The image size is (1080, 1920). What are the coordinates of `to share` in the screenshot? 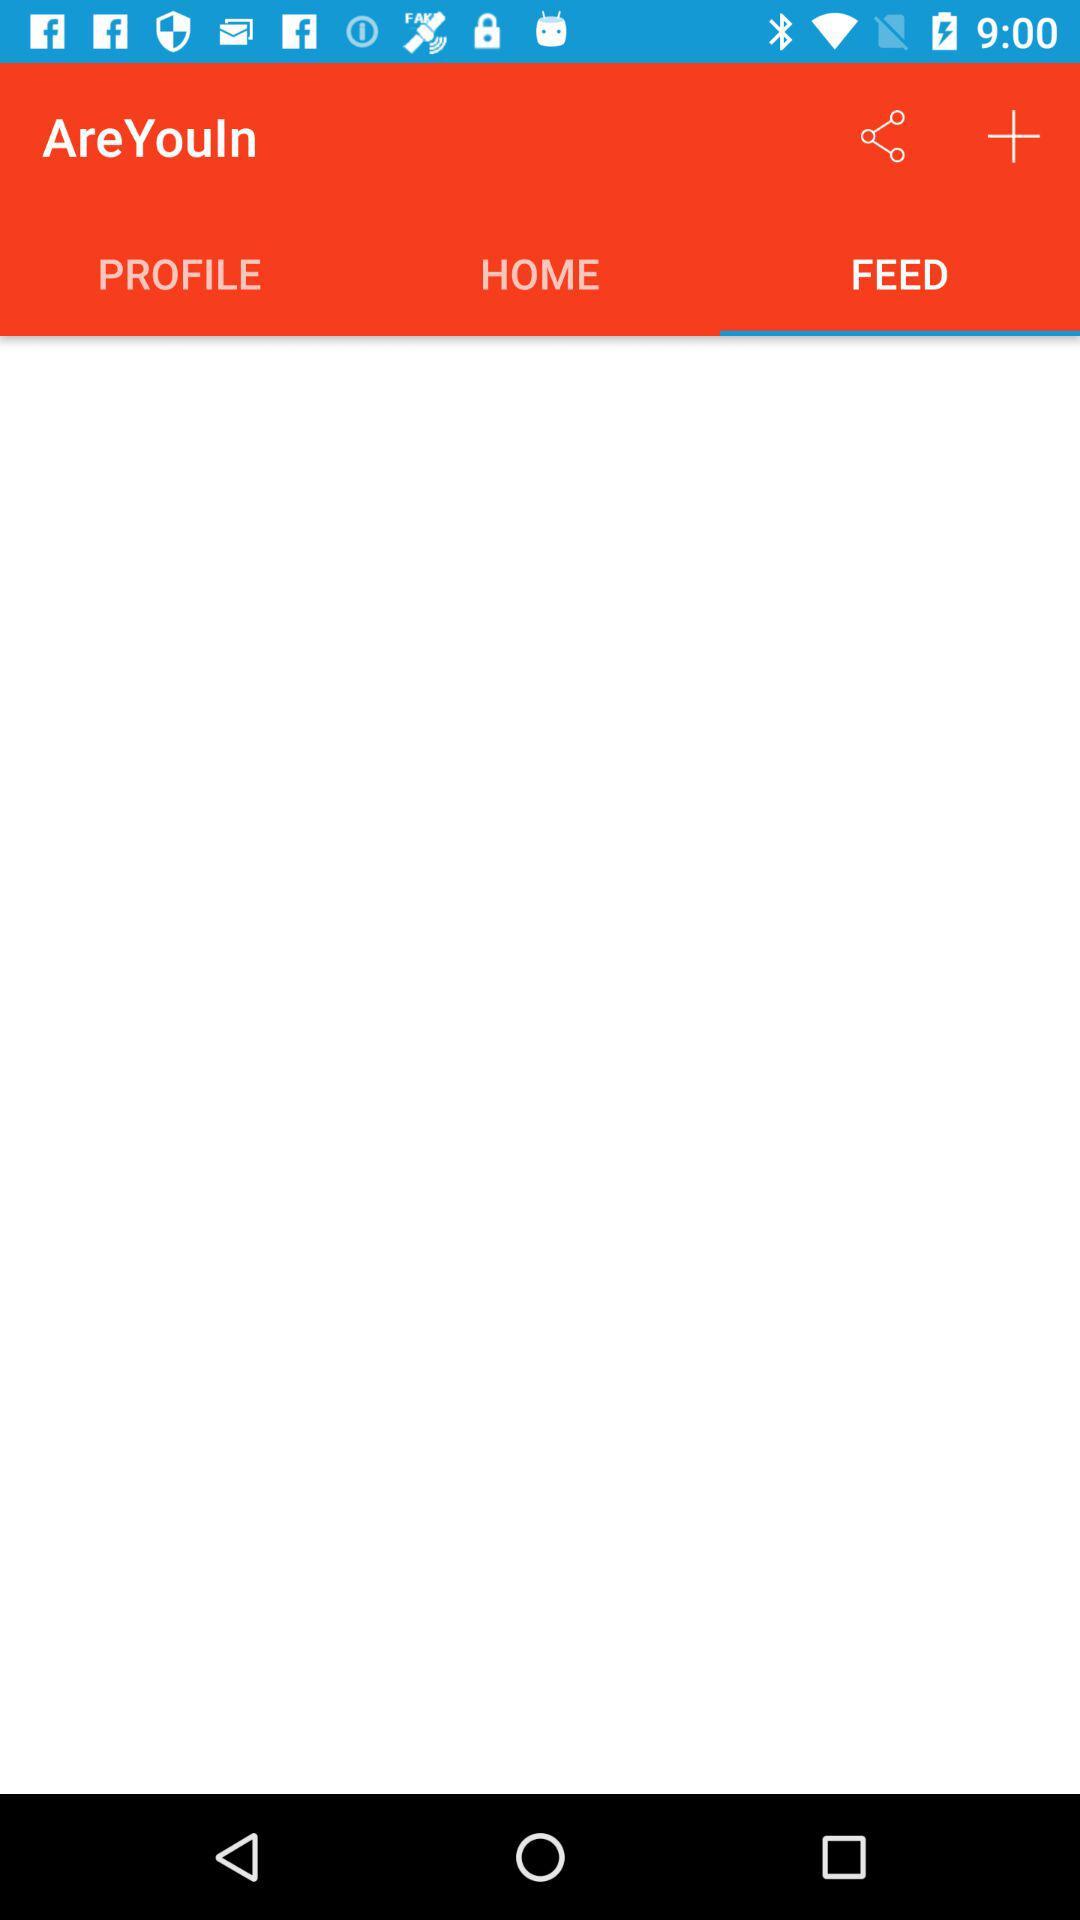 It's located at (882, 135).